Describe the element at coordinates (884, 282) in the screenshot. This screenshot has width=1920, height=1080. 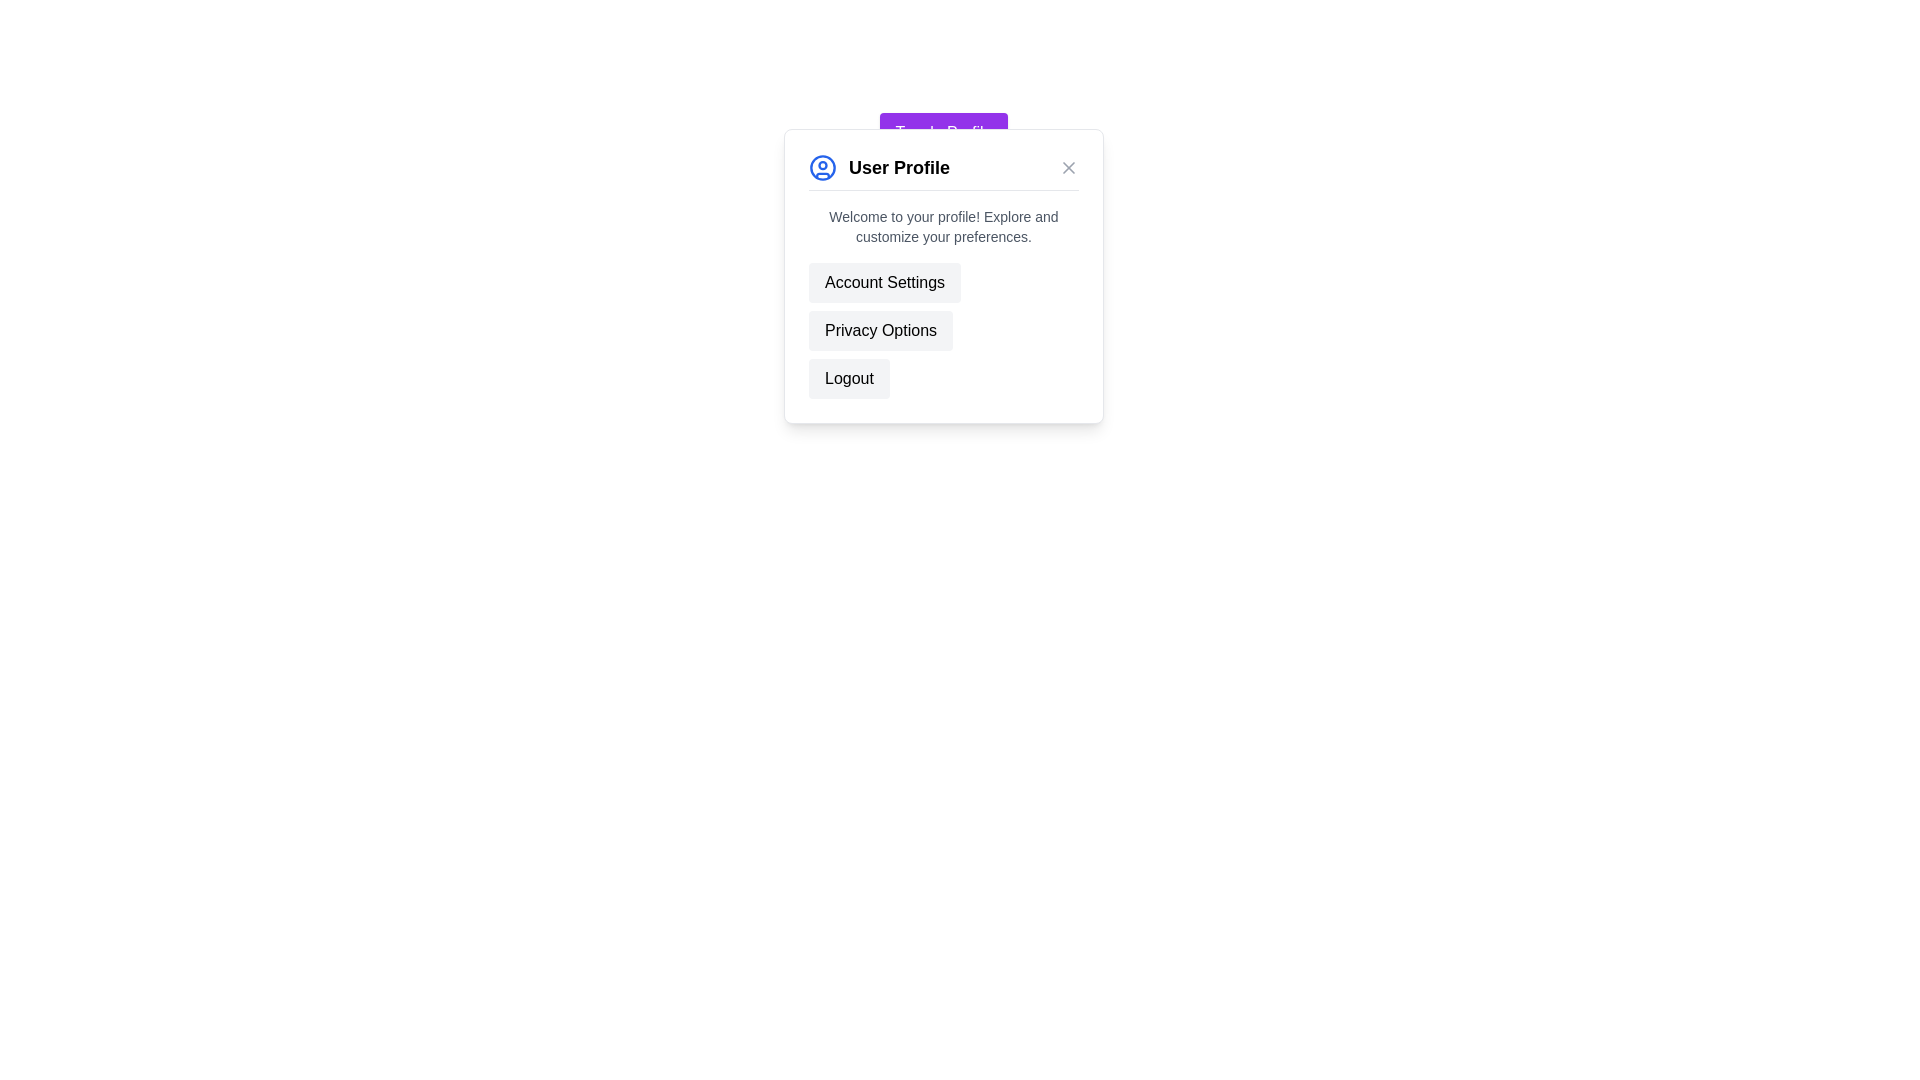
I see `the 'Account Settings' button to observe a change in background color, which is a rectangular button located at the top of a vertical stack of buttons in the modal dialog` at that location.